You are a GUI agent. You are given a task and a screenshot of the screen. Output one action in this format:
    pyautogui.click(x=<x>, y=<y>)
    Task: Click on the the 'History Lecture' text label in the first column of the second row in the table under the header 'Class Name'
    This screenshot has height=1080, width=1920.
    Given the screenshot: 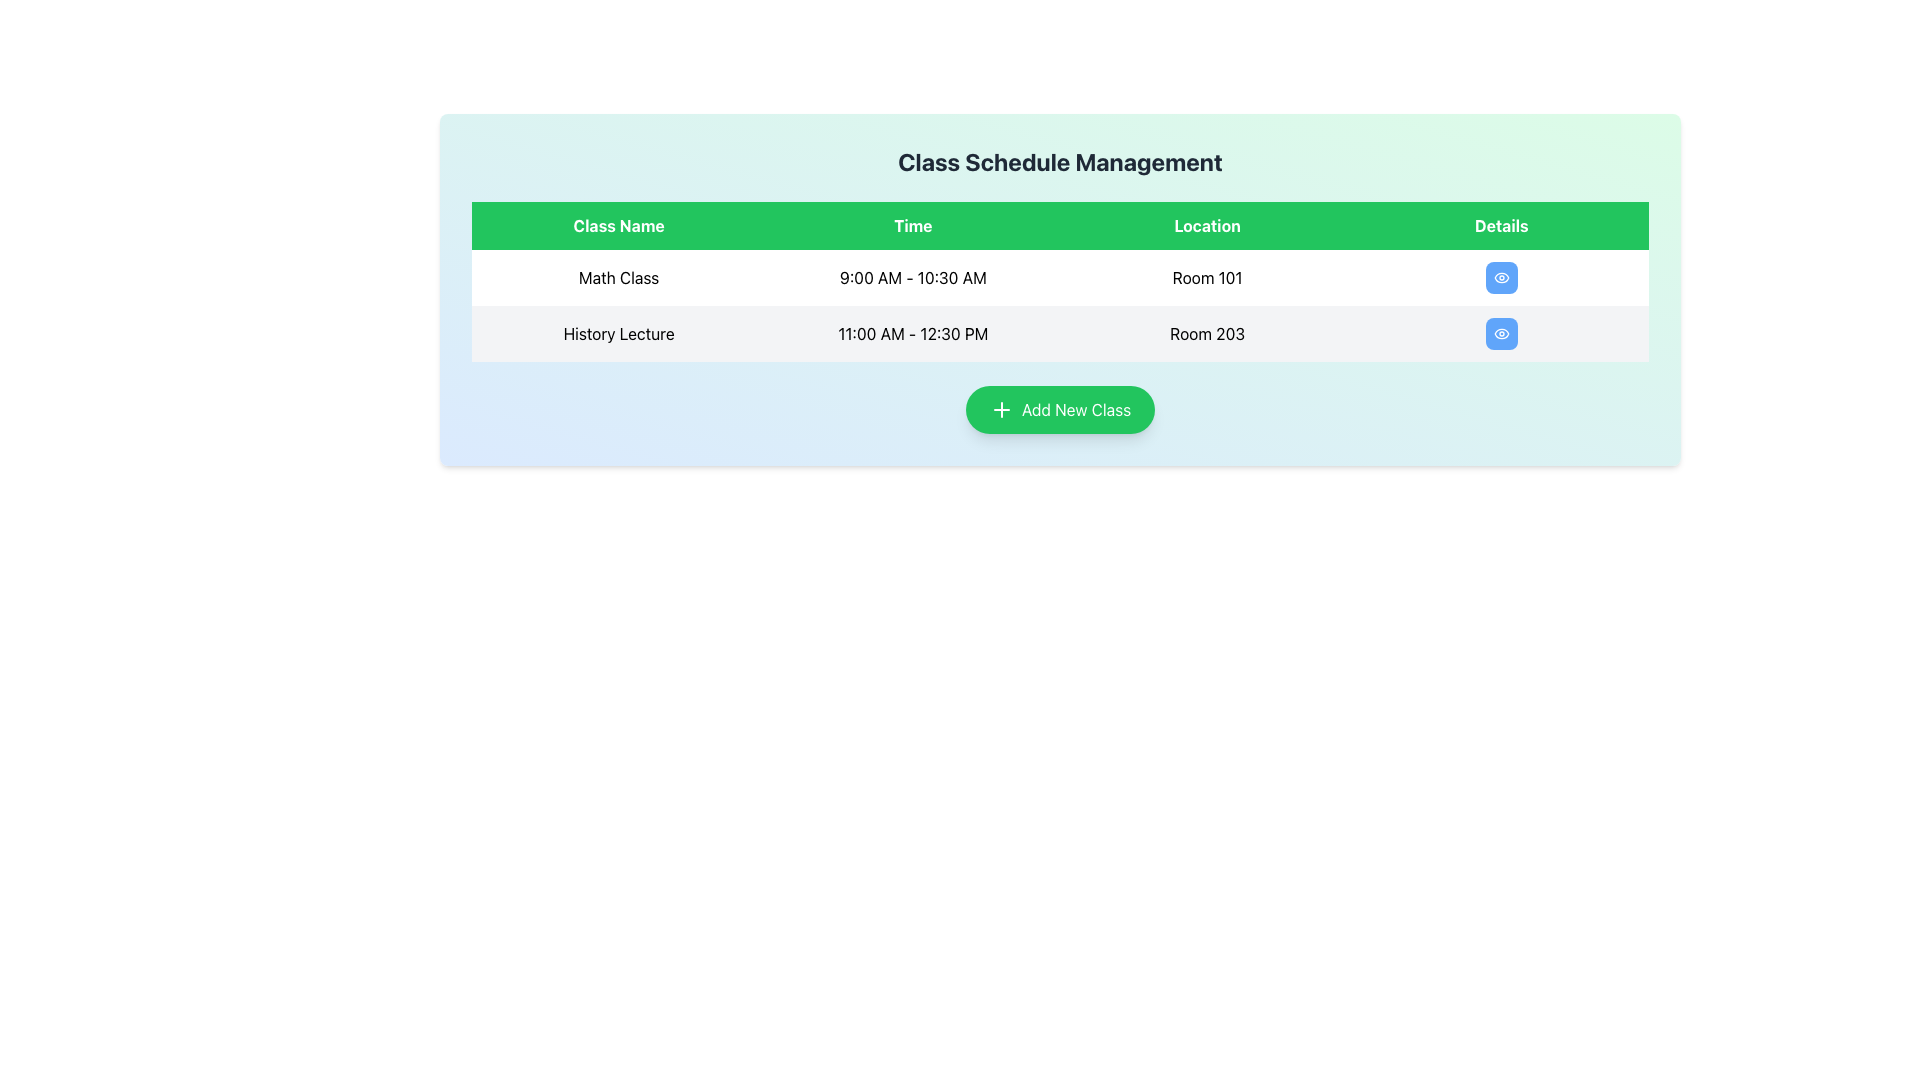 What is the action you would take?
    pyautogui.click(x=618, y=333)
    